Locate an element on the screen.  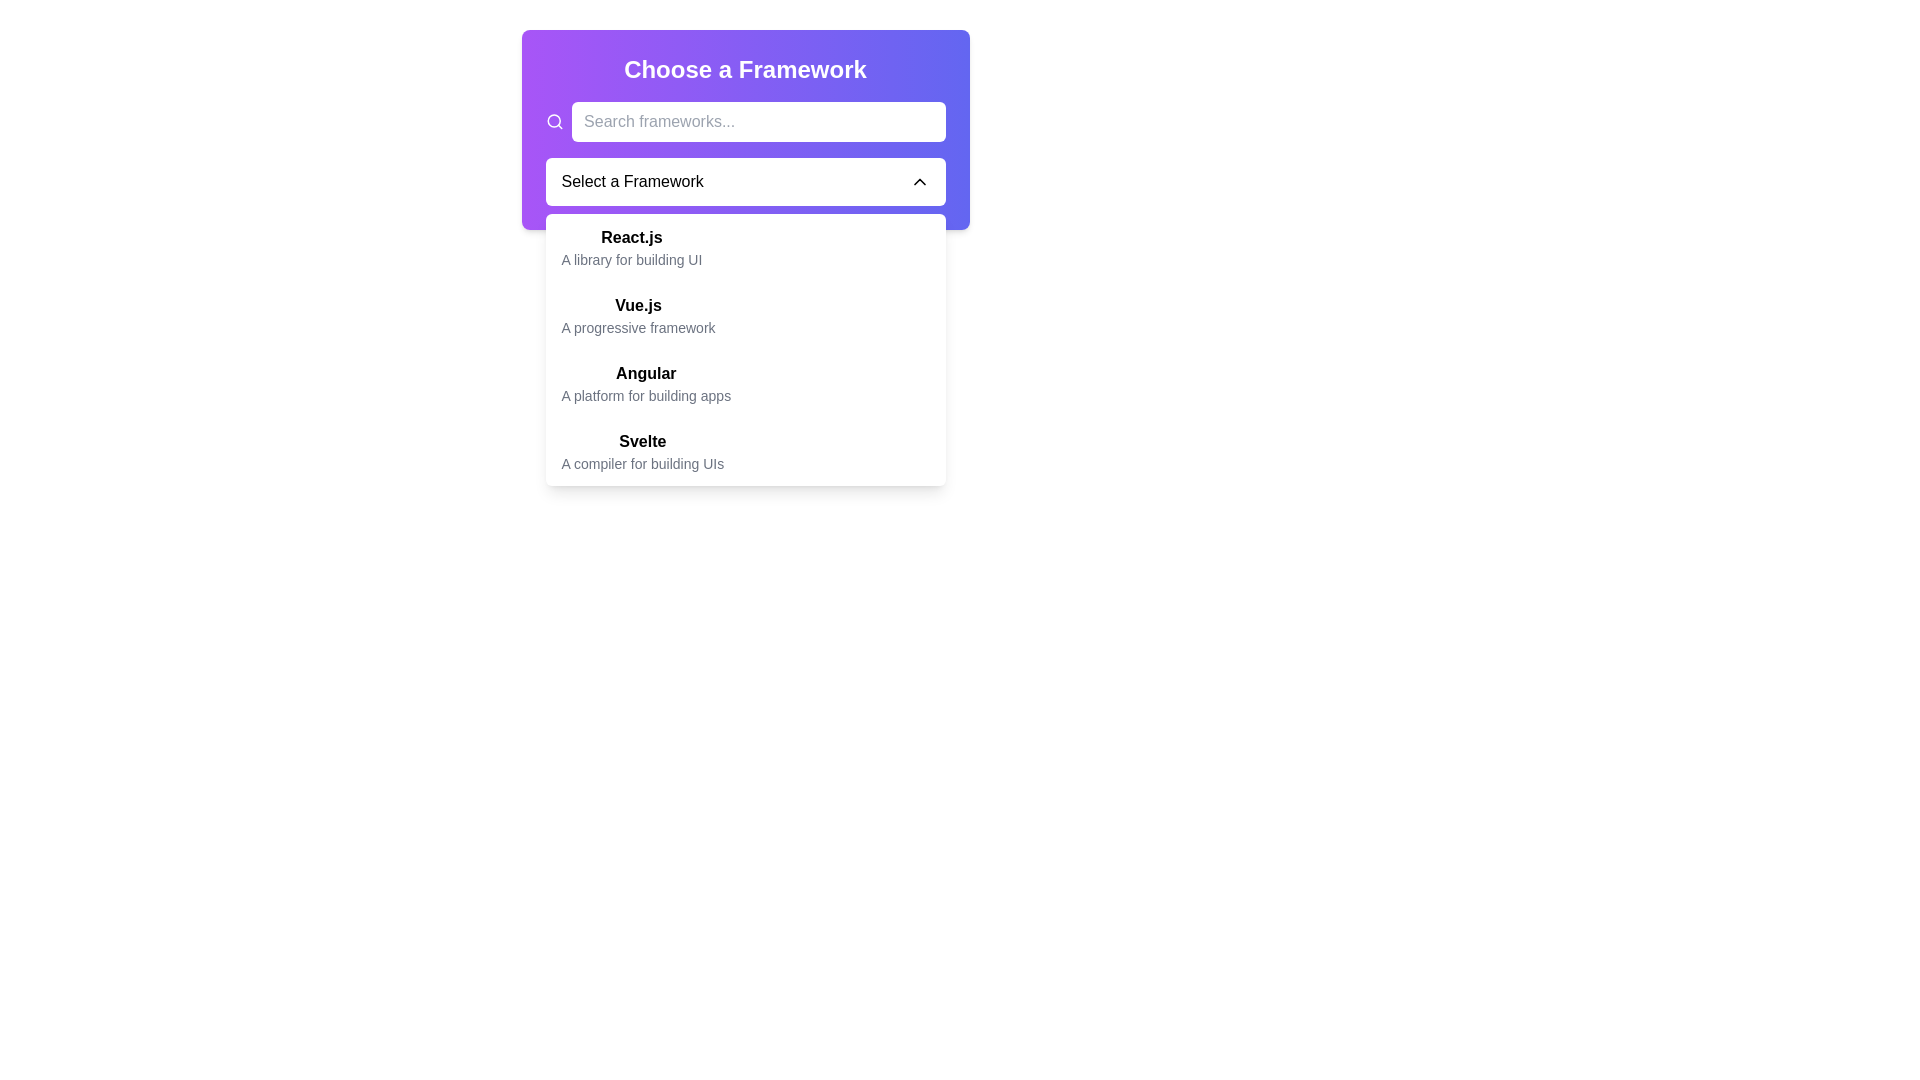
the 'React.js' option in the dropdown menu under 'Choose a Framework' is located at coordinates (630, 246).